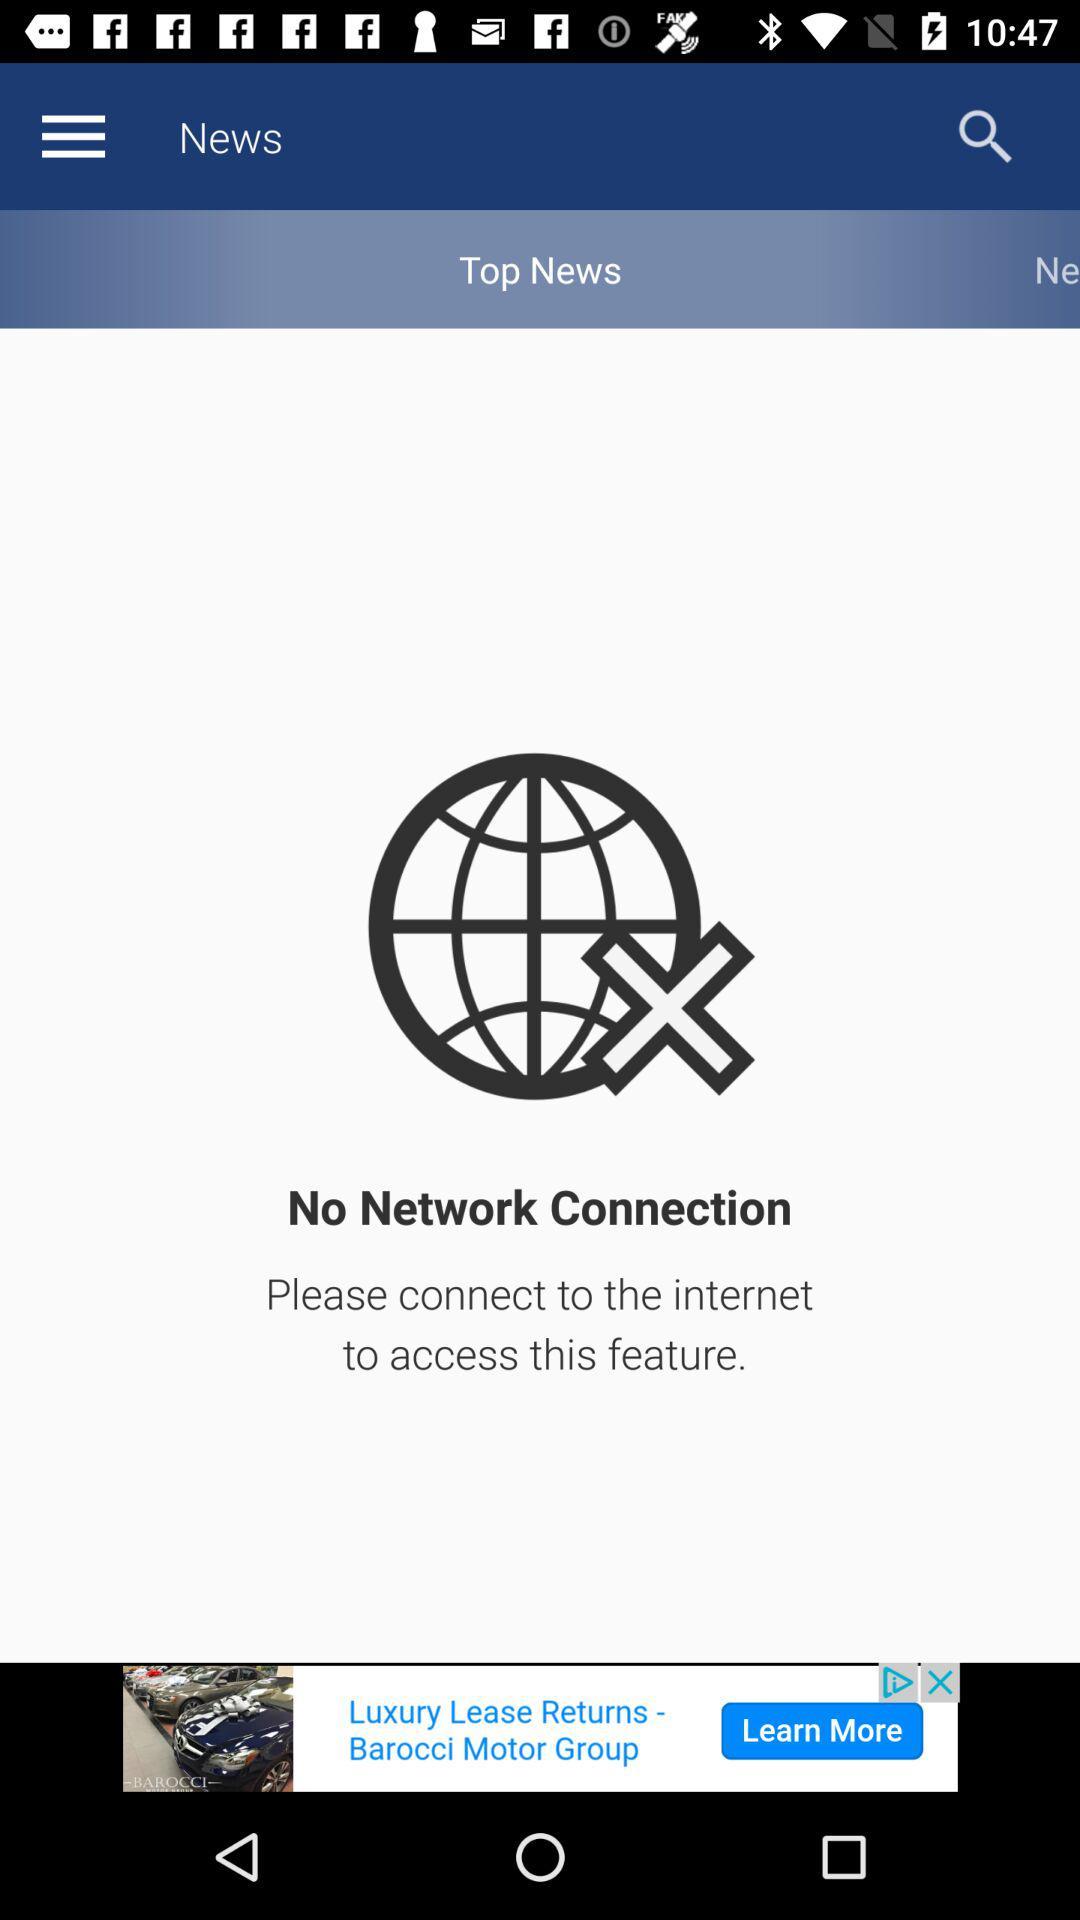 This screenshot has height=1920, width=1080. I want to click on the menu icon, so click(72, 135).